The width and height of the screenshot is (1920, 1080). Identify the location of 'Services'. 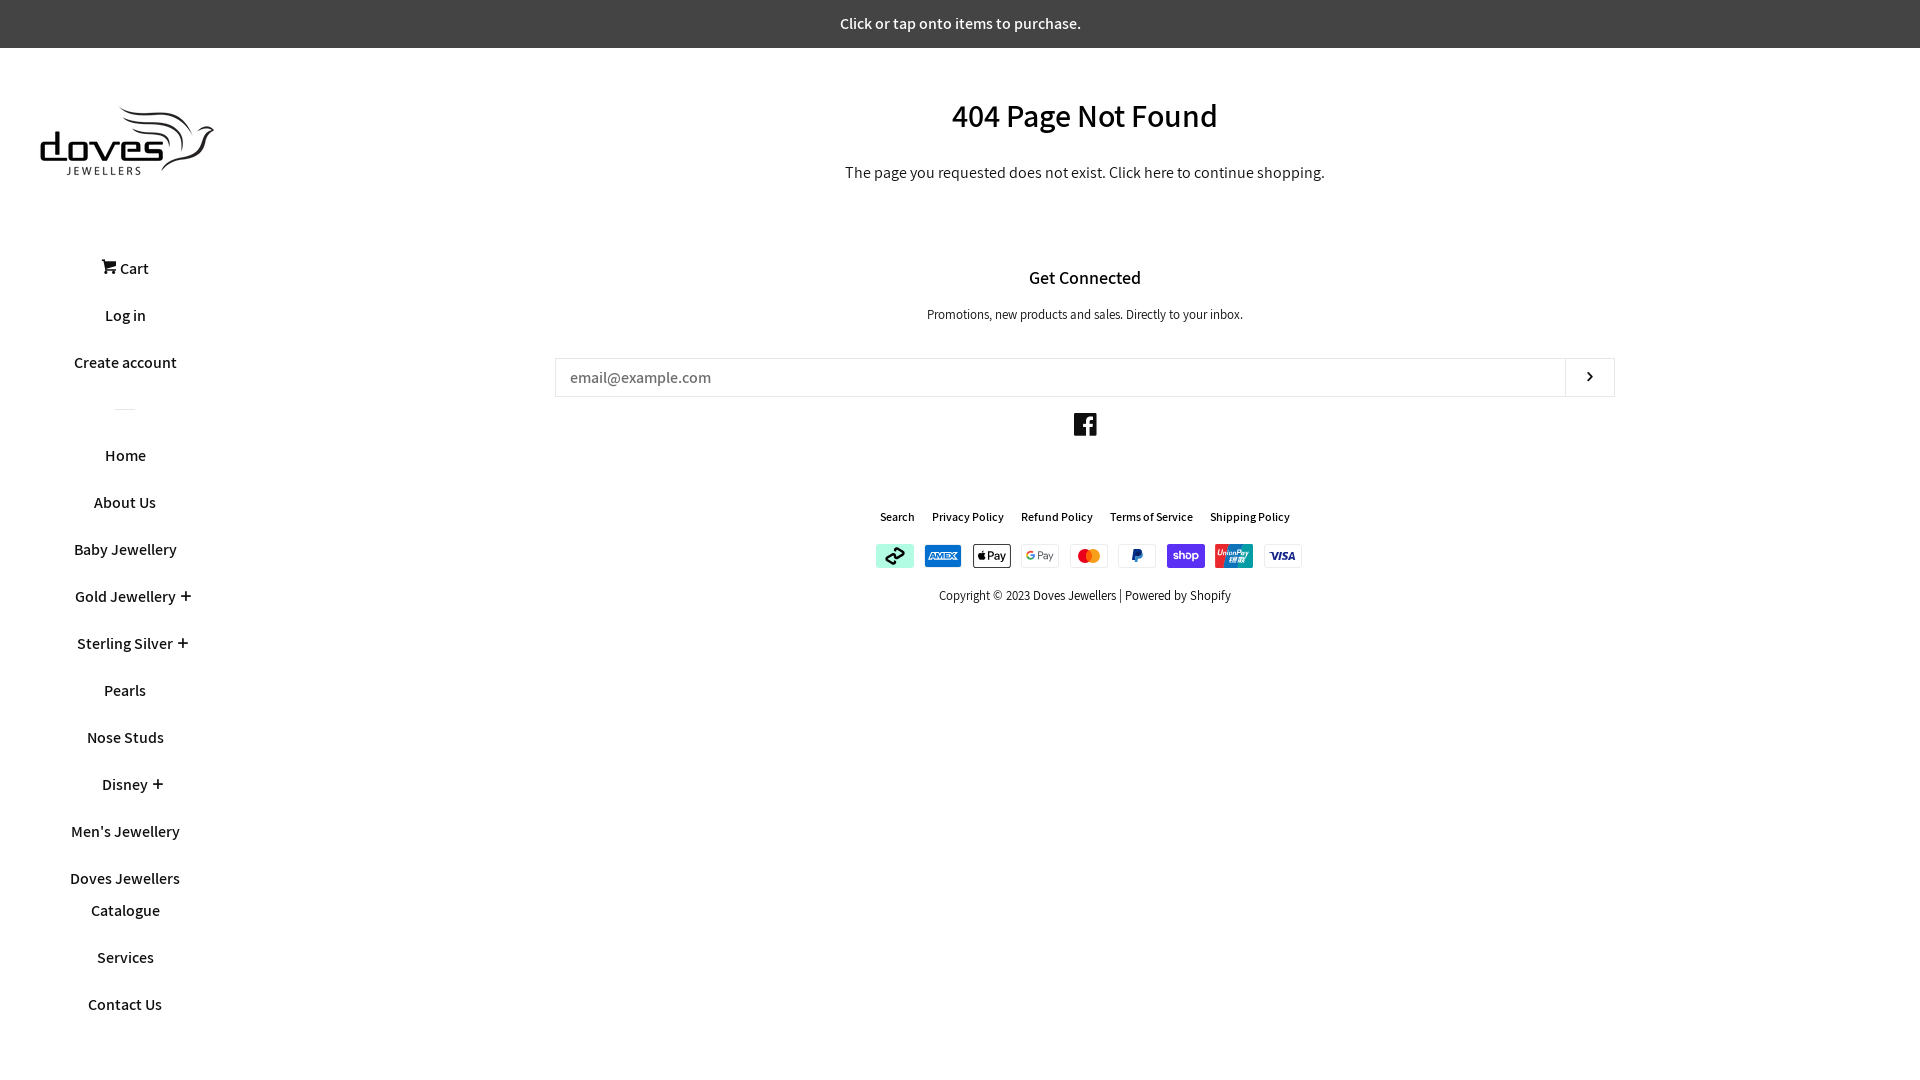
(123, 964).